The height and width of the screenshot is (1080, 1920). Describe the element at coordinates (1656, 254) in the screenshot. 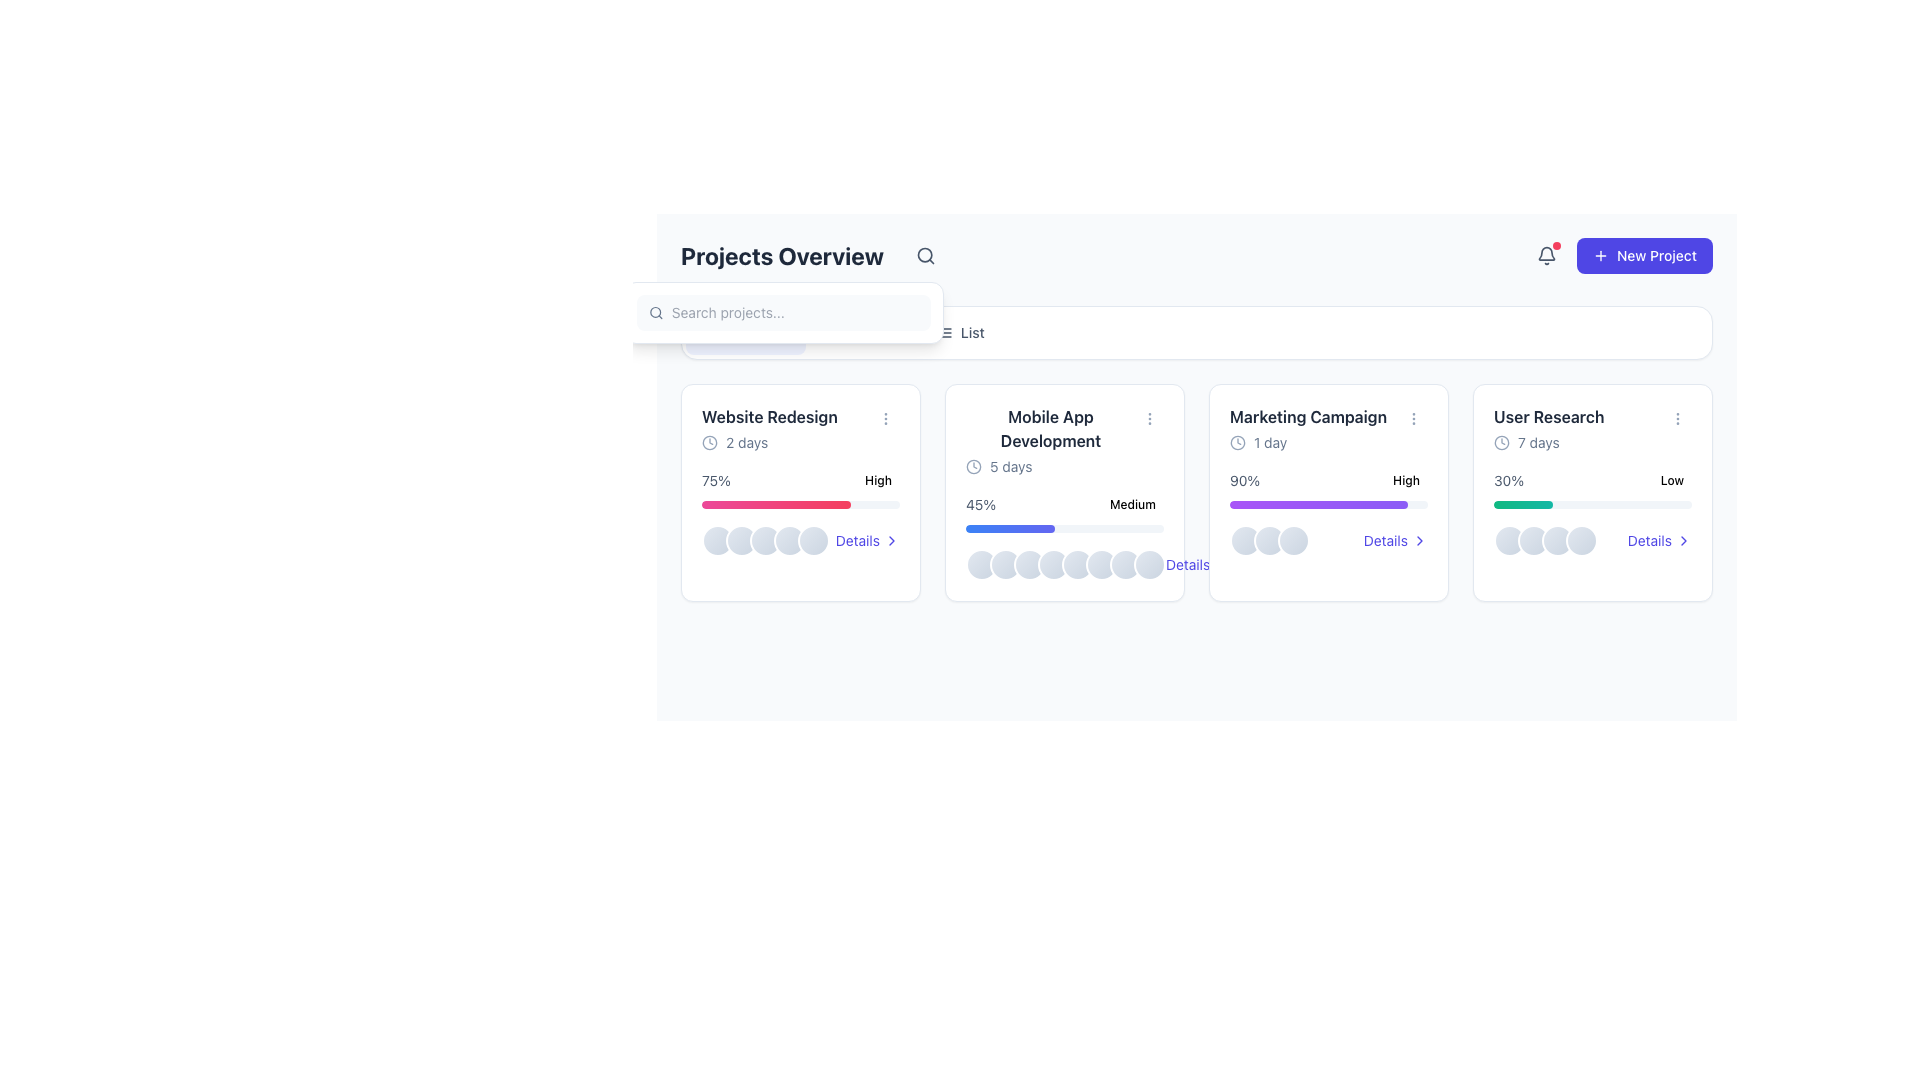

I see `the 'New Project' text element, which is displayed in bold white text against a blue background, located in the top-right corner of the interface` at that location.